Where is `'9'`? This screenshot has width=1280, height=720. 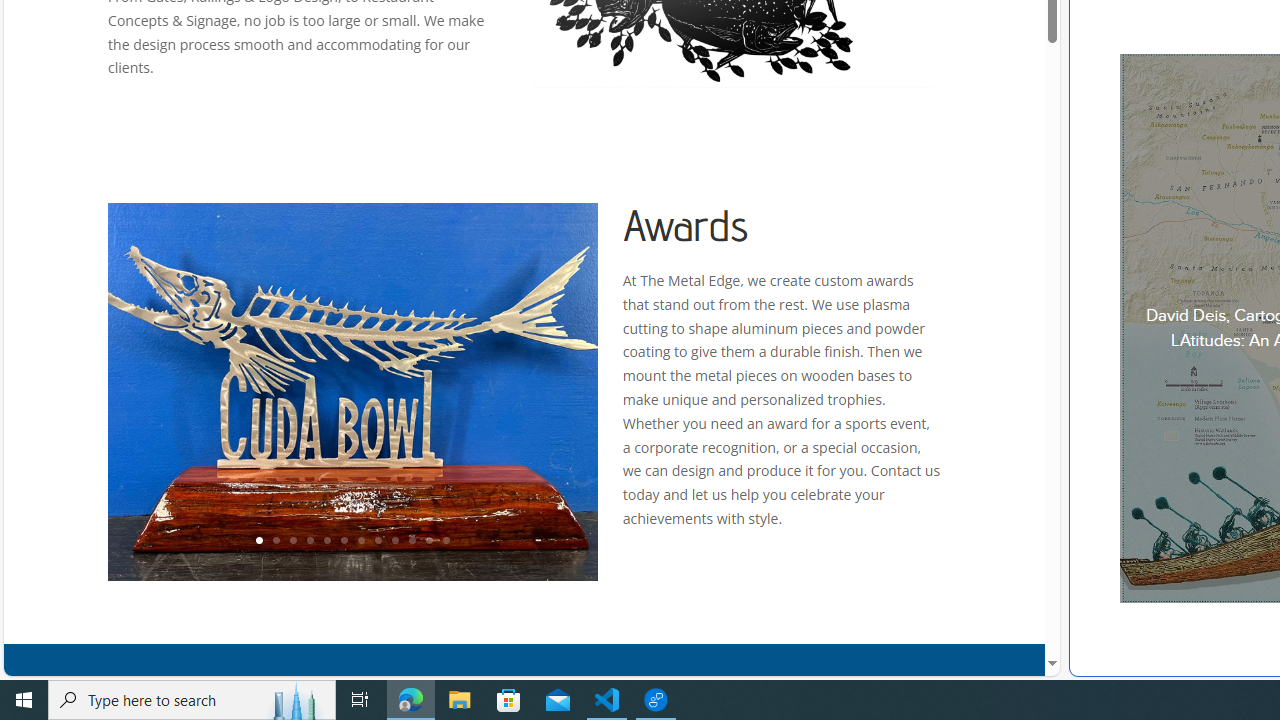 '9' is located at coordinates (394, 541).